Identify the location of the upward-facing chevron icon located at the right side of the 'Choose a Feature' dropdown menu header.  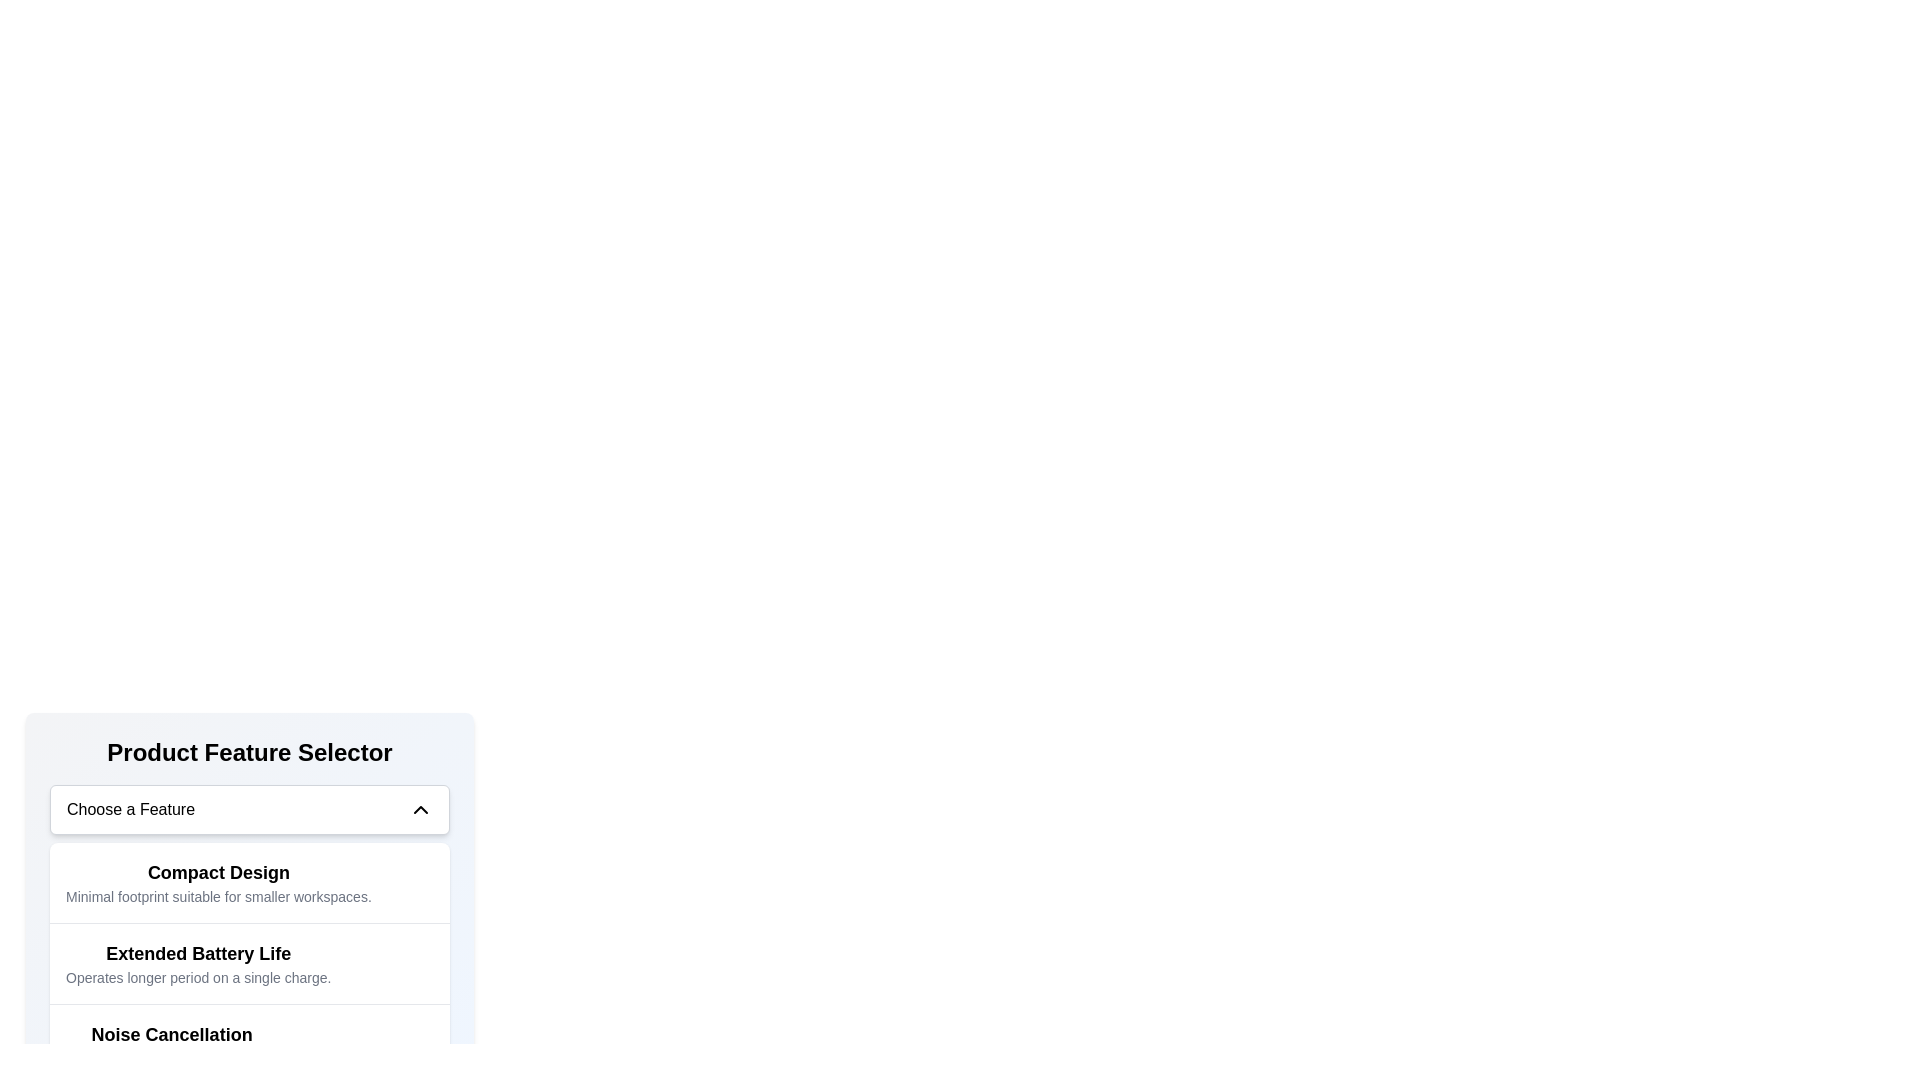
(420, 810).